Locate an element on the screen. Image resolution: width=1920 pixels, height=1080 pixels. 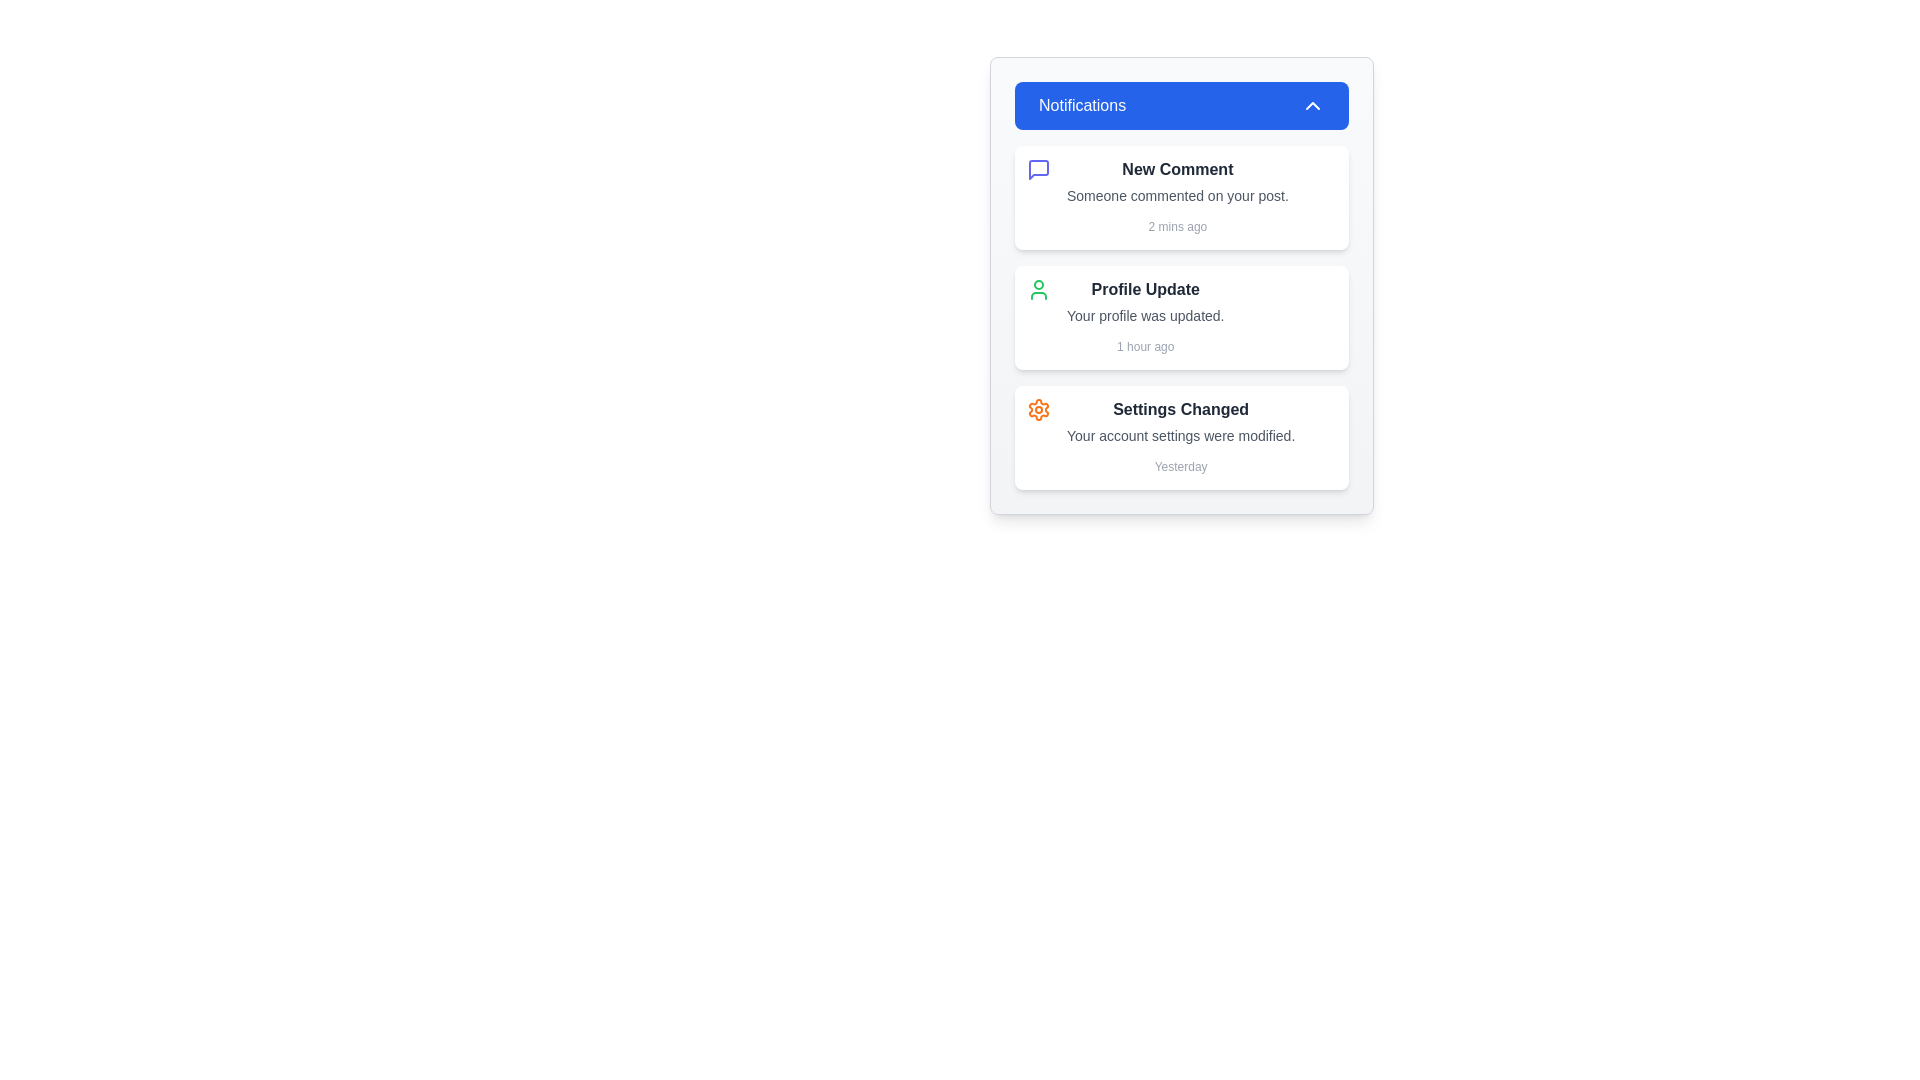
the first notification item displaying 'New Comment' is located at coordinates (1177, 197).